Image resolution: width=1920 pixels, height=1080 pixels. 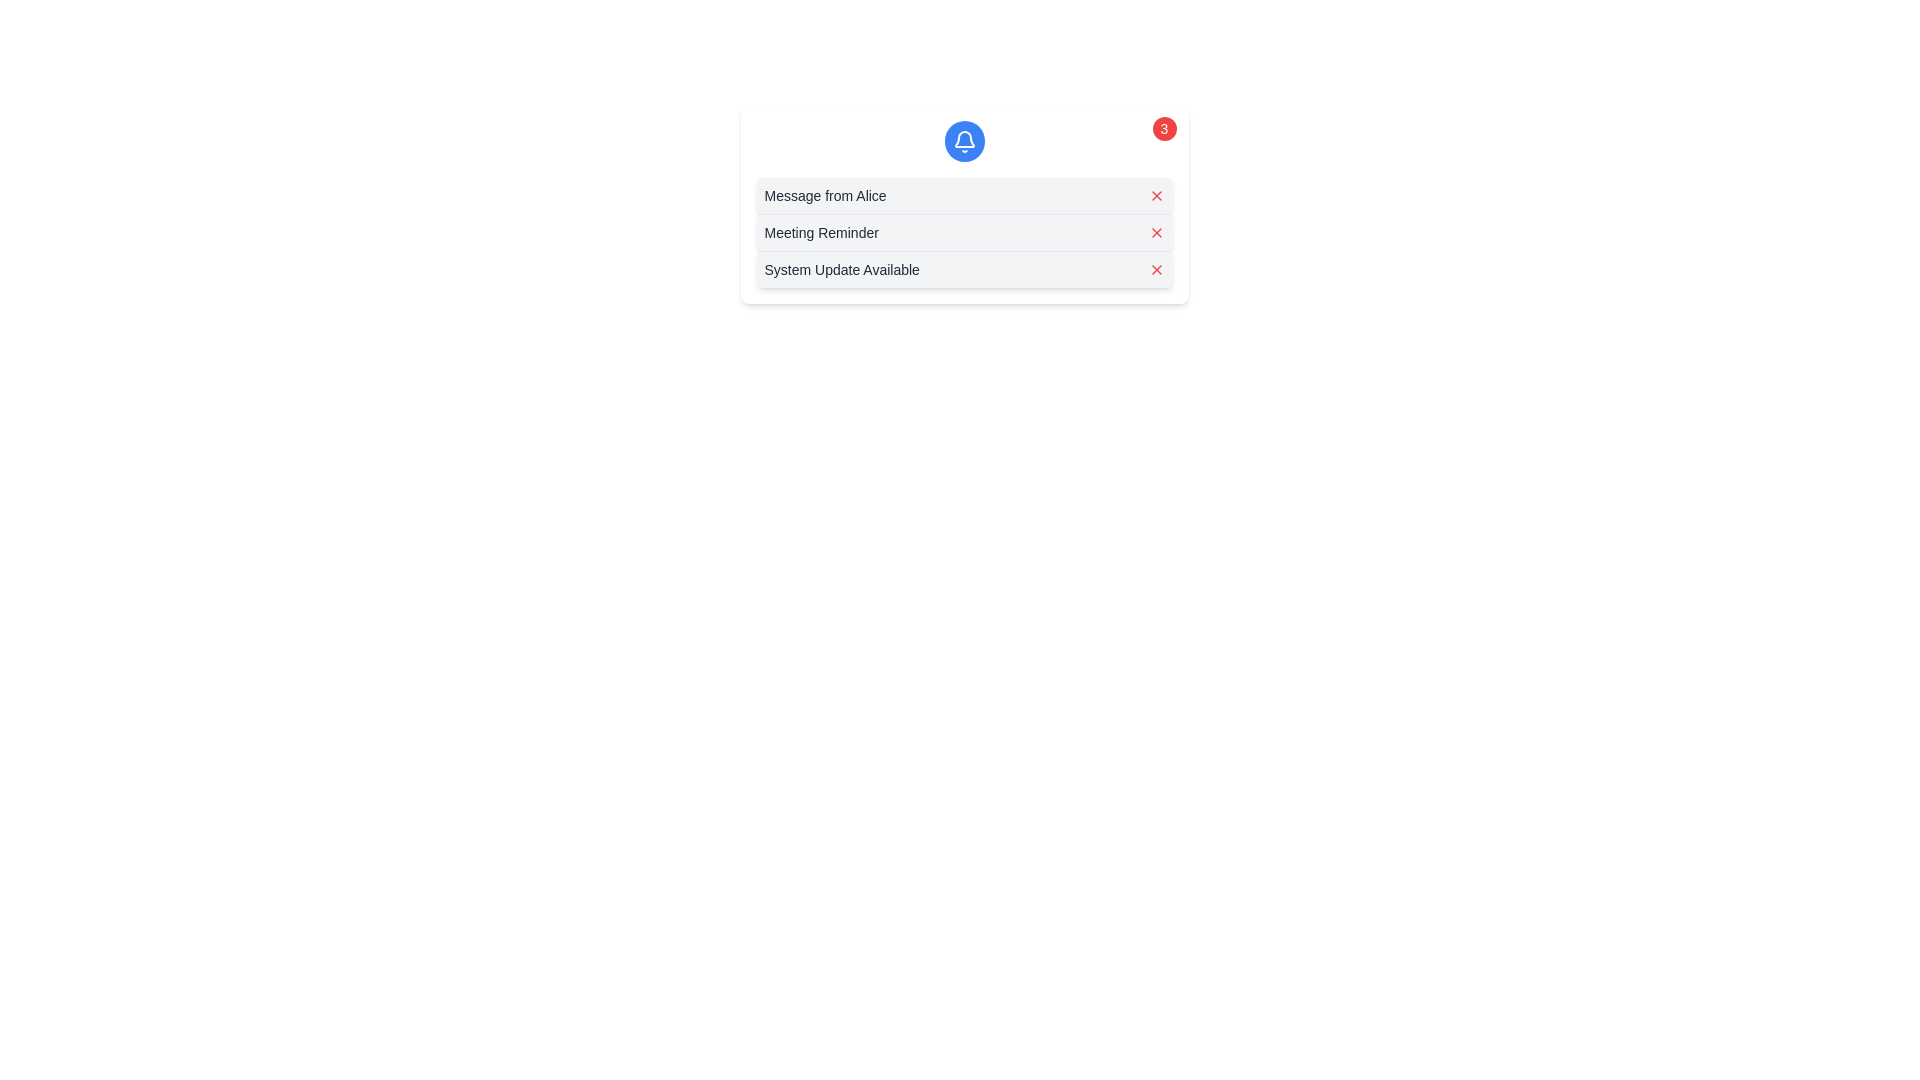 What do you see at coordinates (825, 195) in the screenshot?
I see `the Text Label that contains the text 'Message from Alice', which is styled in small gray font and is located at the top of a list of notifications` at bounding box center [825, 195].